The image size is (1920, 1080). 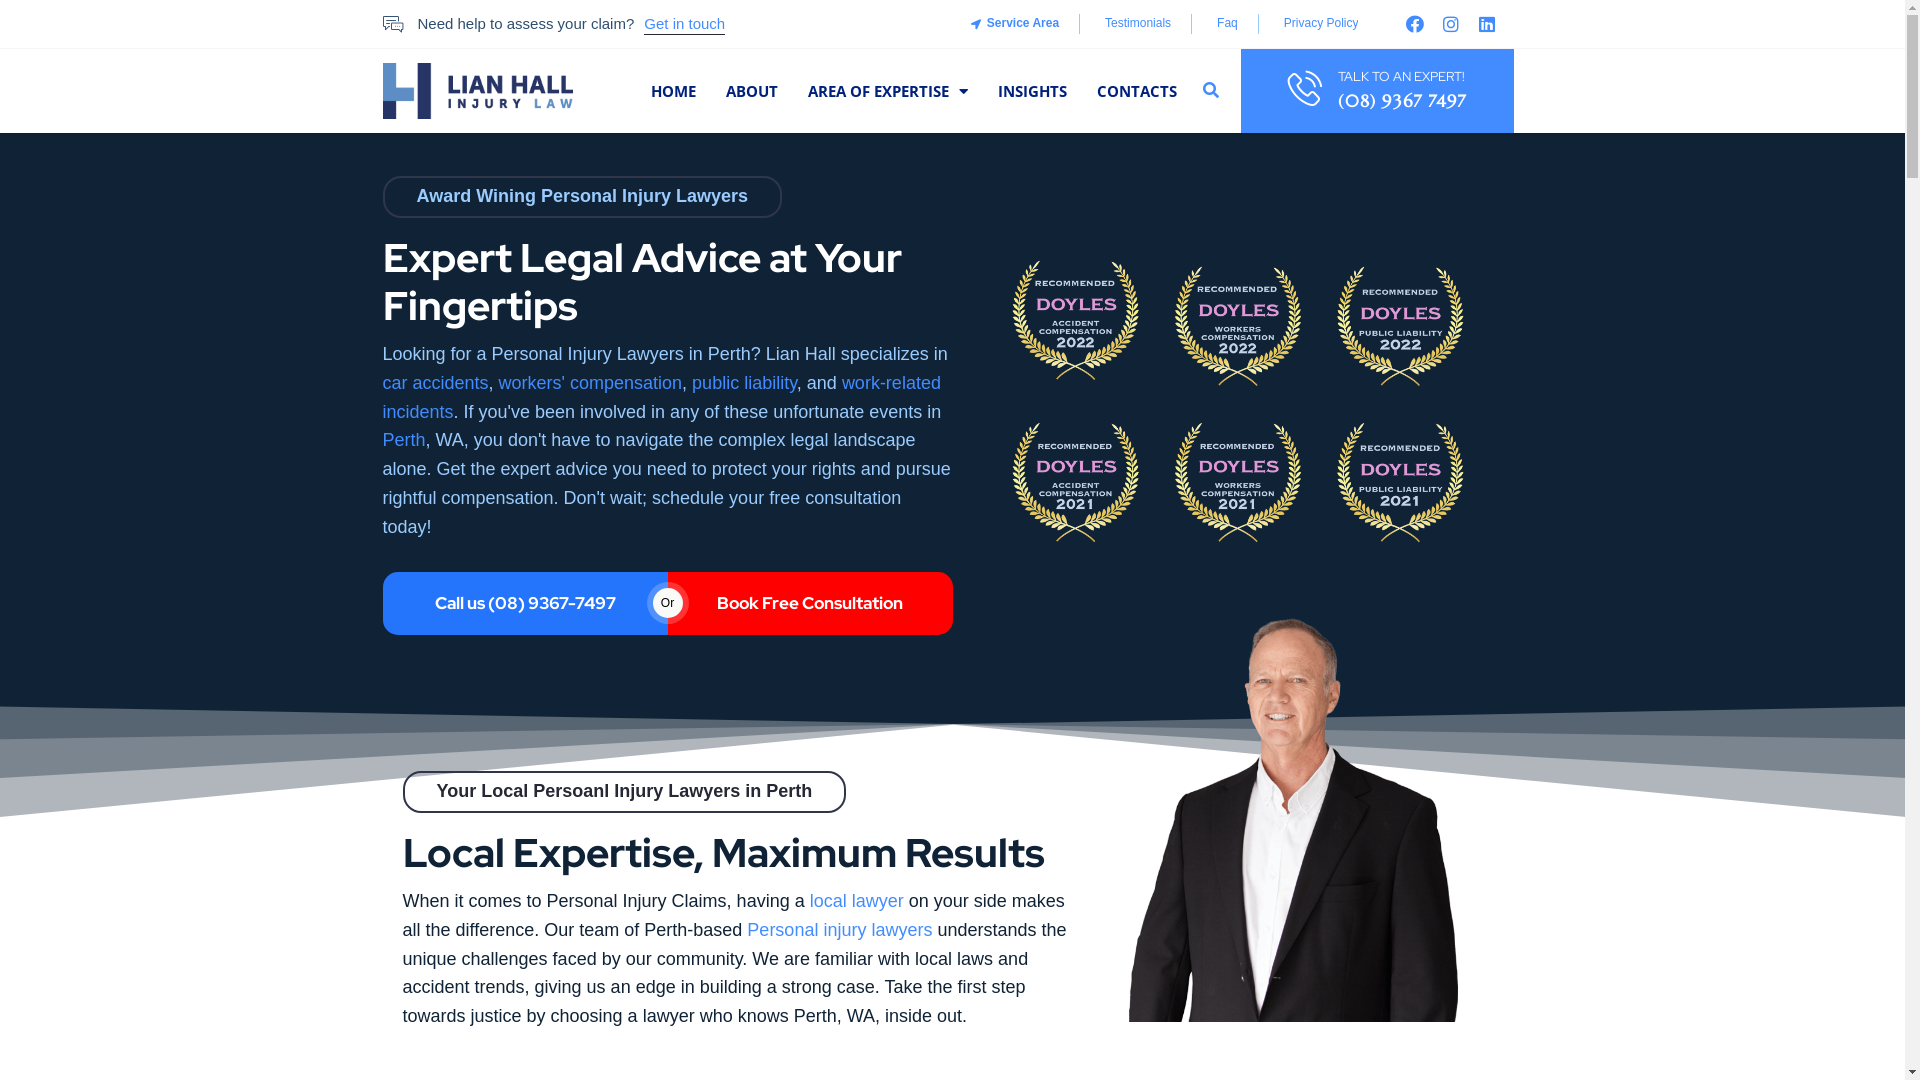 I want to click on 'local lawyer', so click(x=857, y=901).